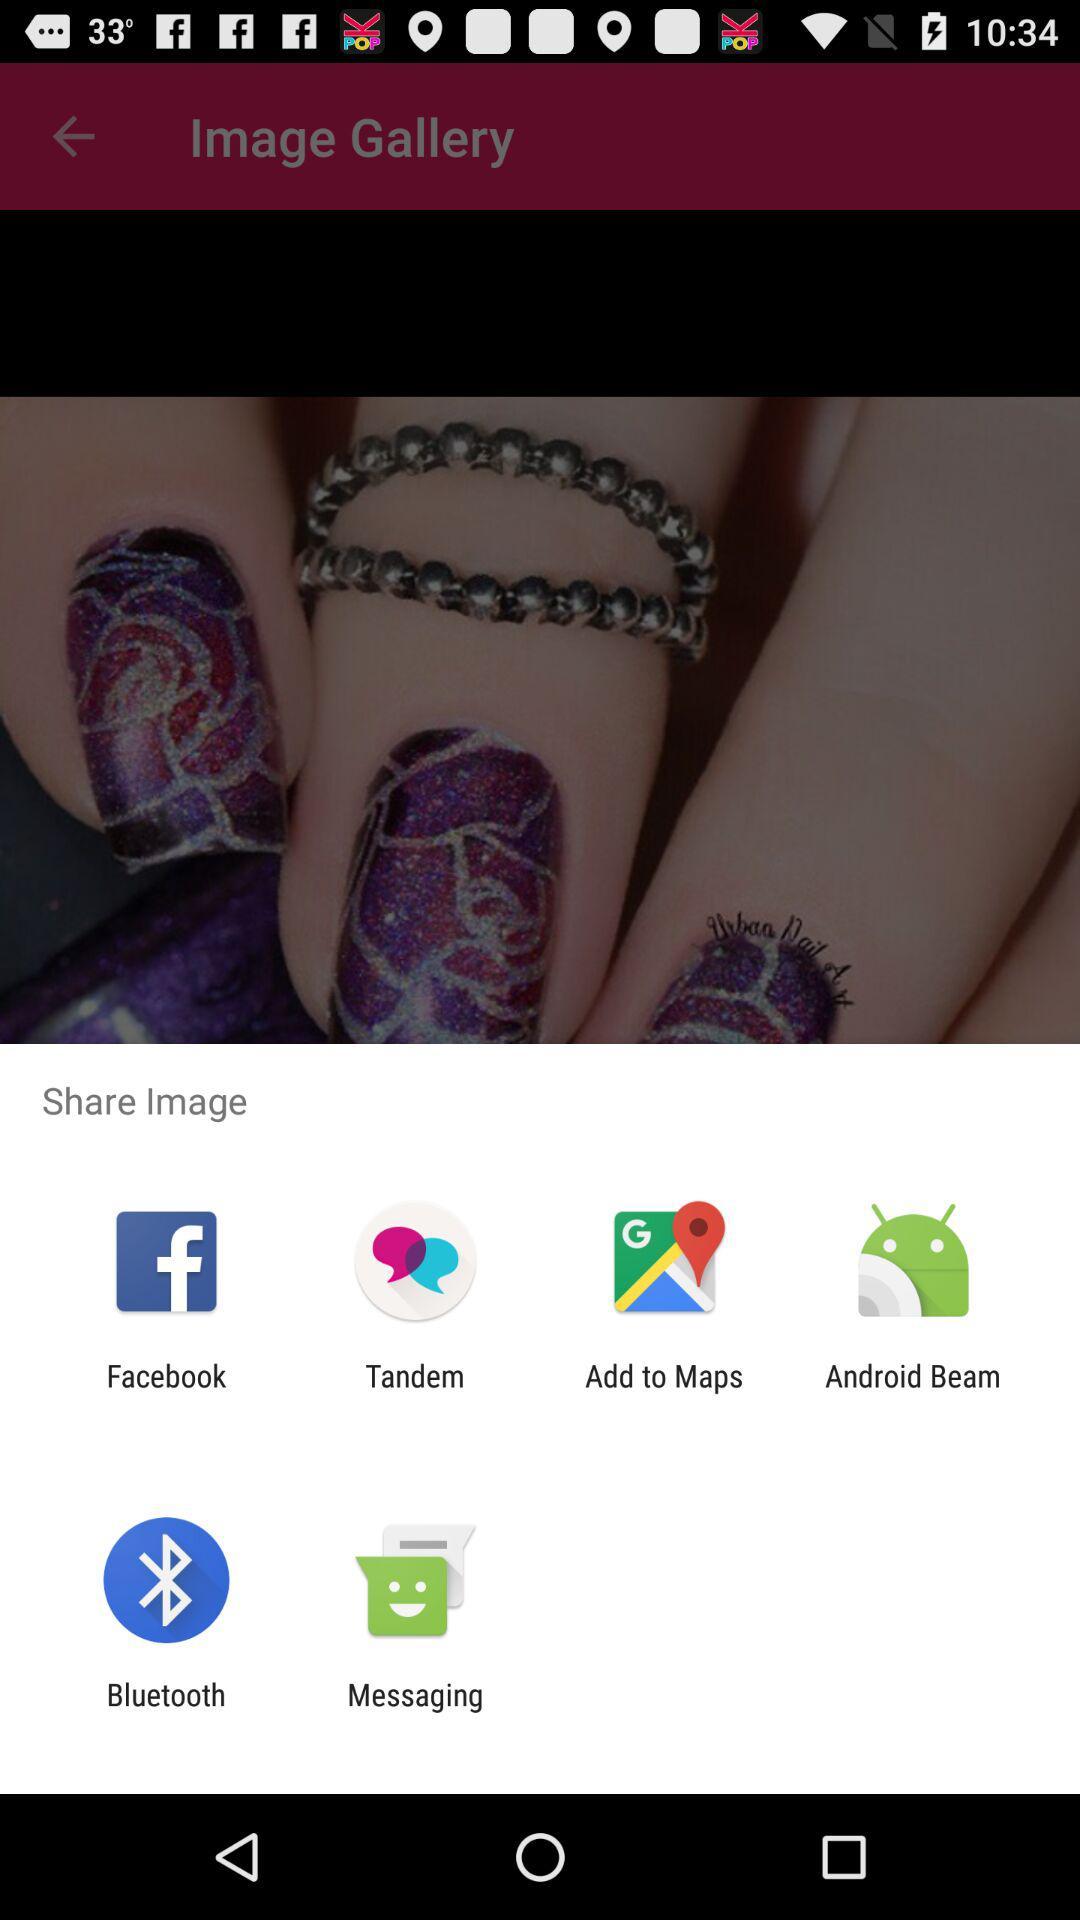 This screenshot has width=1080, height=1920. What do you see at coordinates (165, 1392) in the screenshot?
I see `the facebook app` at bounding box center [165, 1392].